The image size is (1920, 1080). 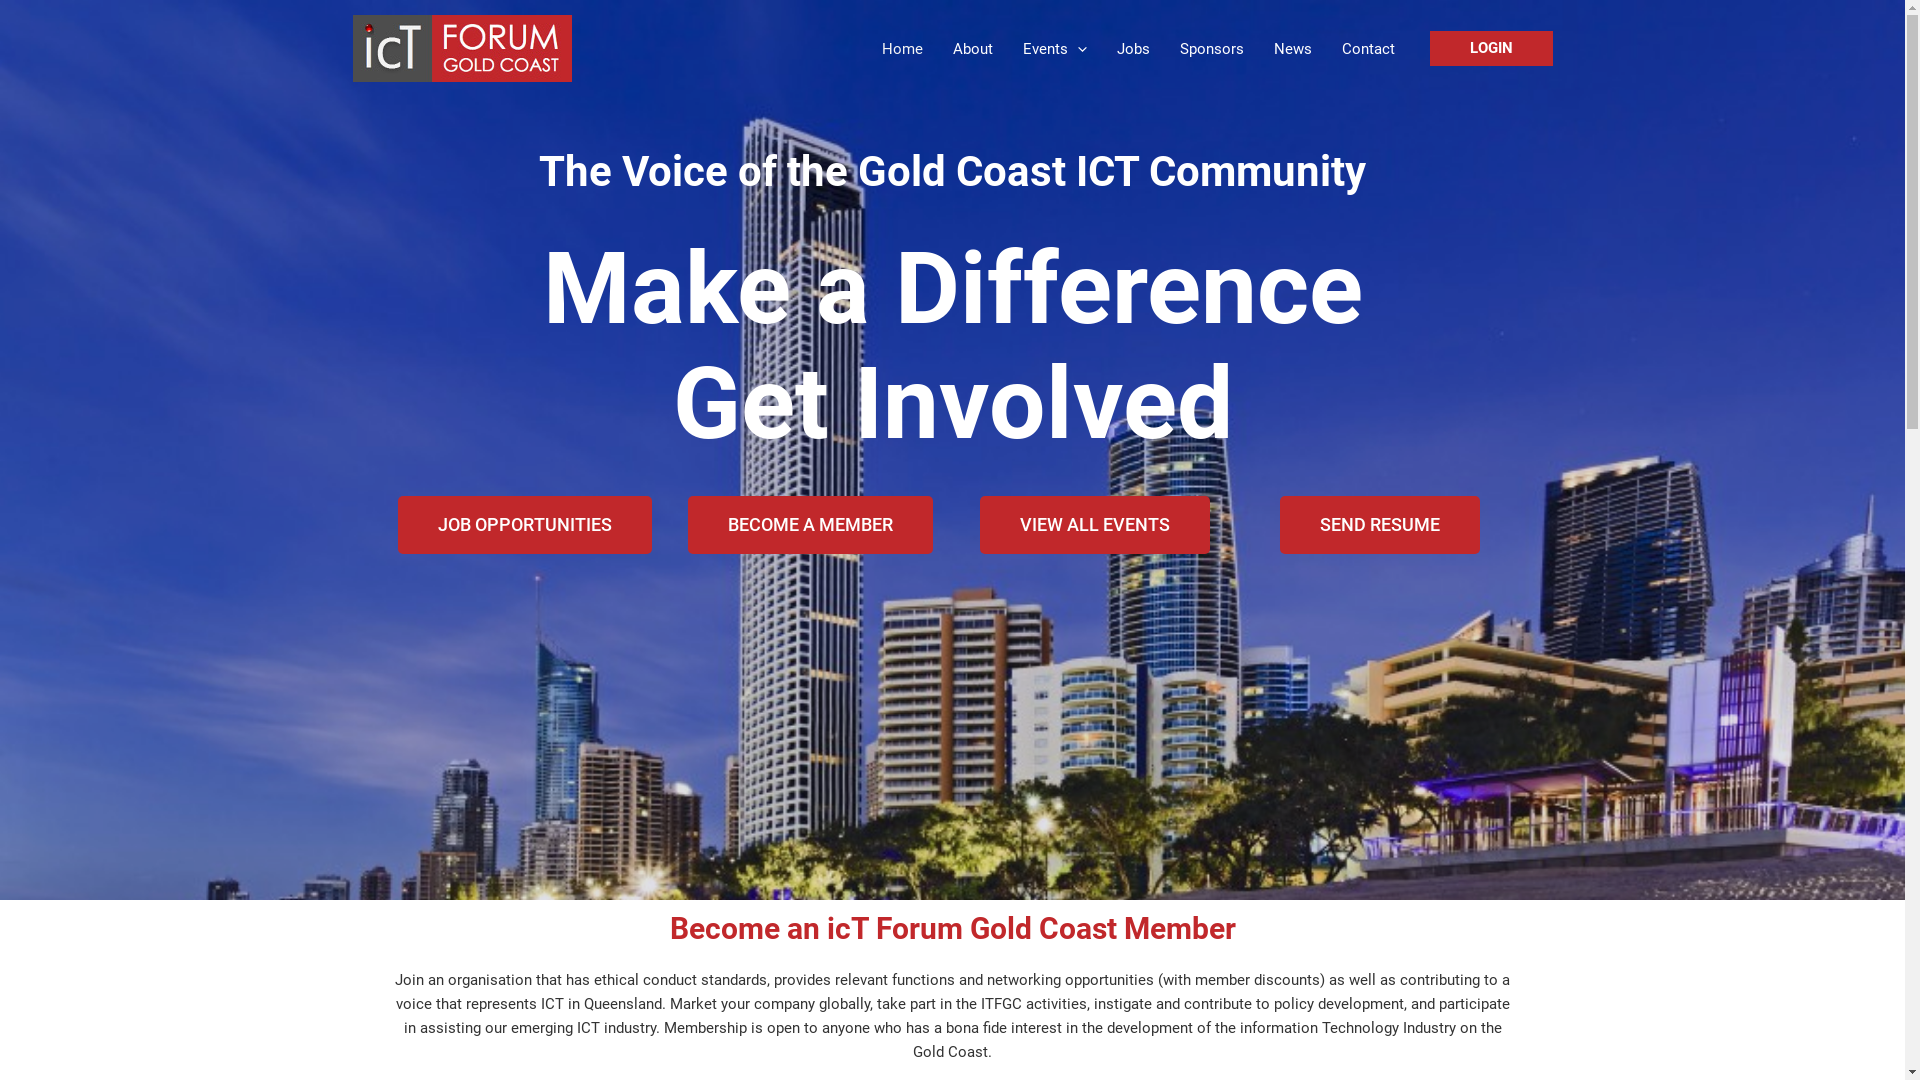 What do you see at coordinates (1379, 523) in the screenshot?
I see `'SEND RESUME'` at bounding box center [1379, 523].